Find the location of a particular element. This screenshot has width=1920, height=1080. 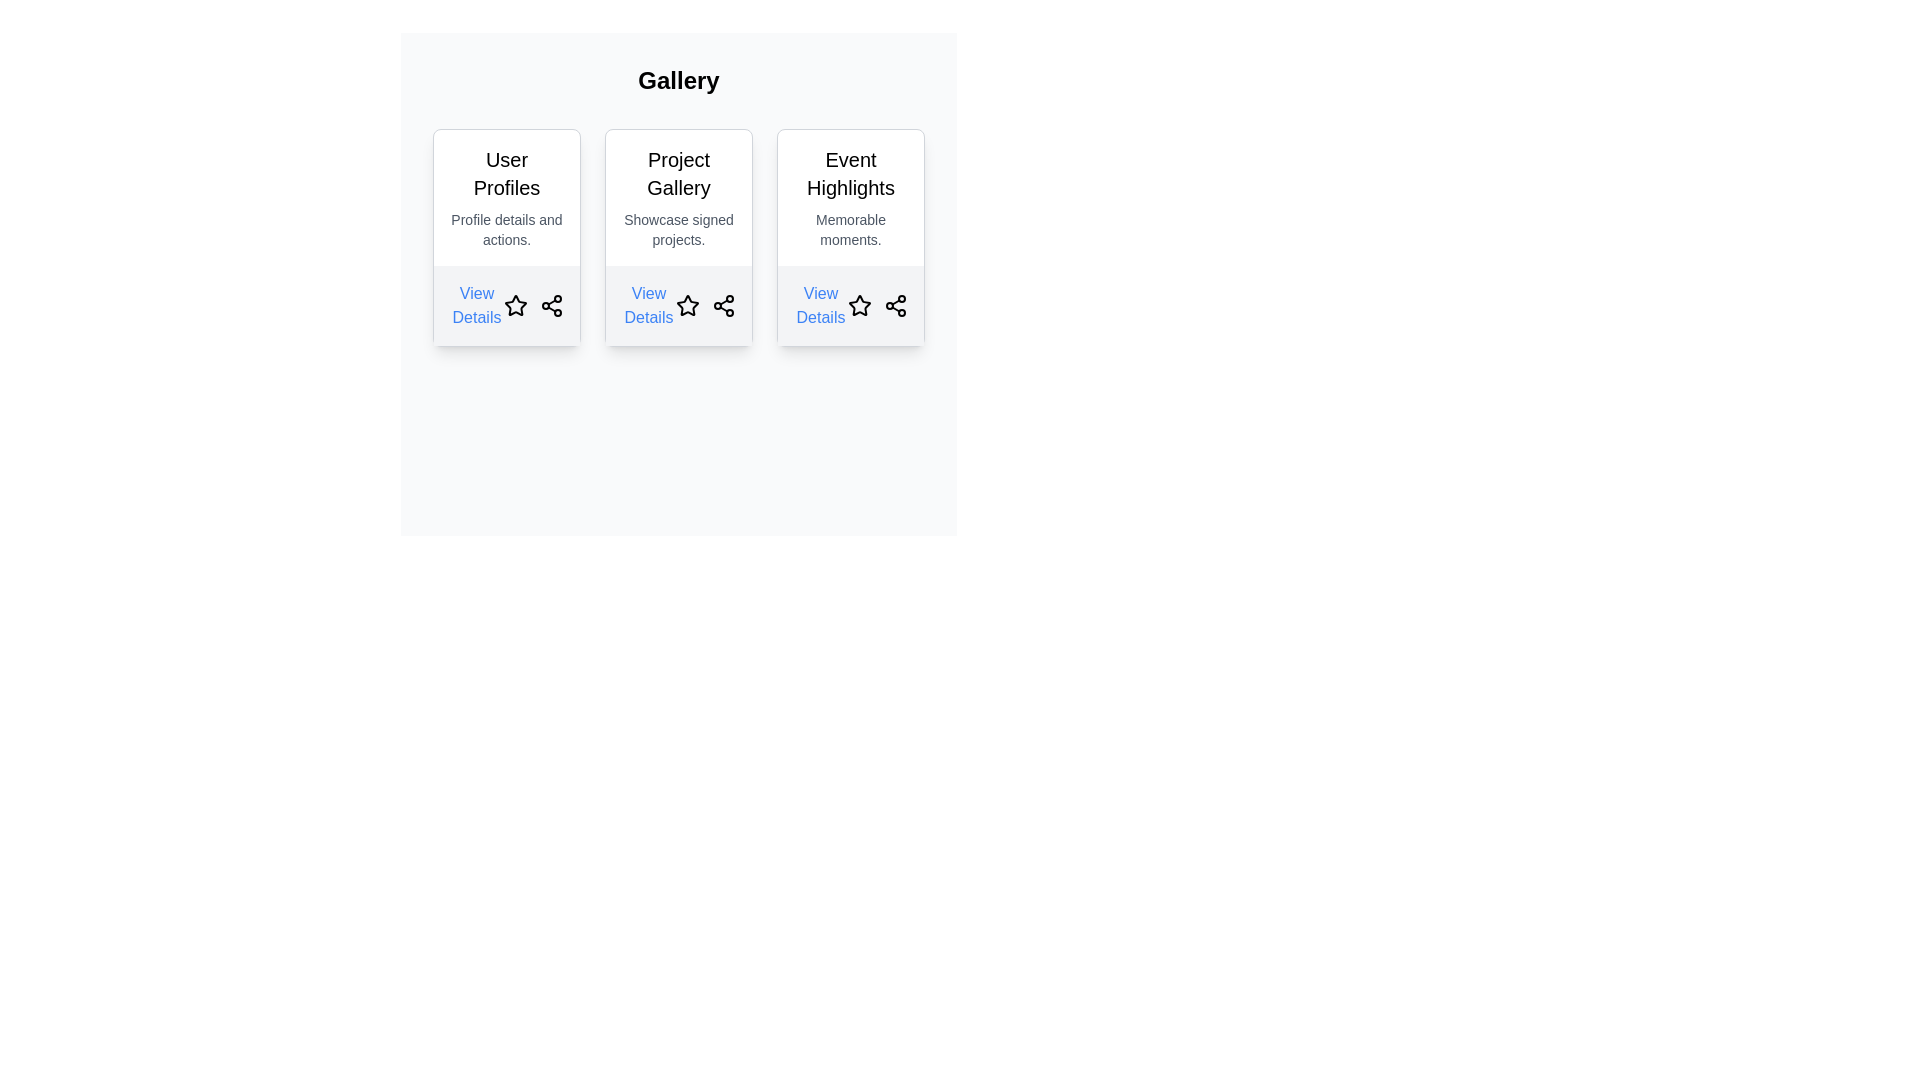

the Share button located in the Project Gallery card, which is the second icon from the right in the interaction bar at the bottom is located at coordinates (723, 305).